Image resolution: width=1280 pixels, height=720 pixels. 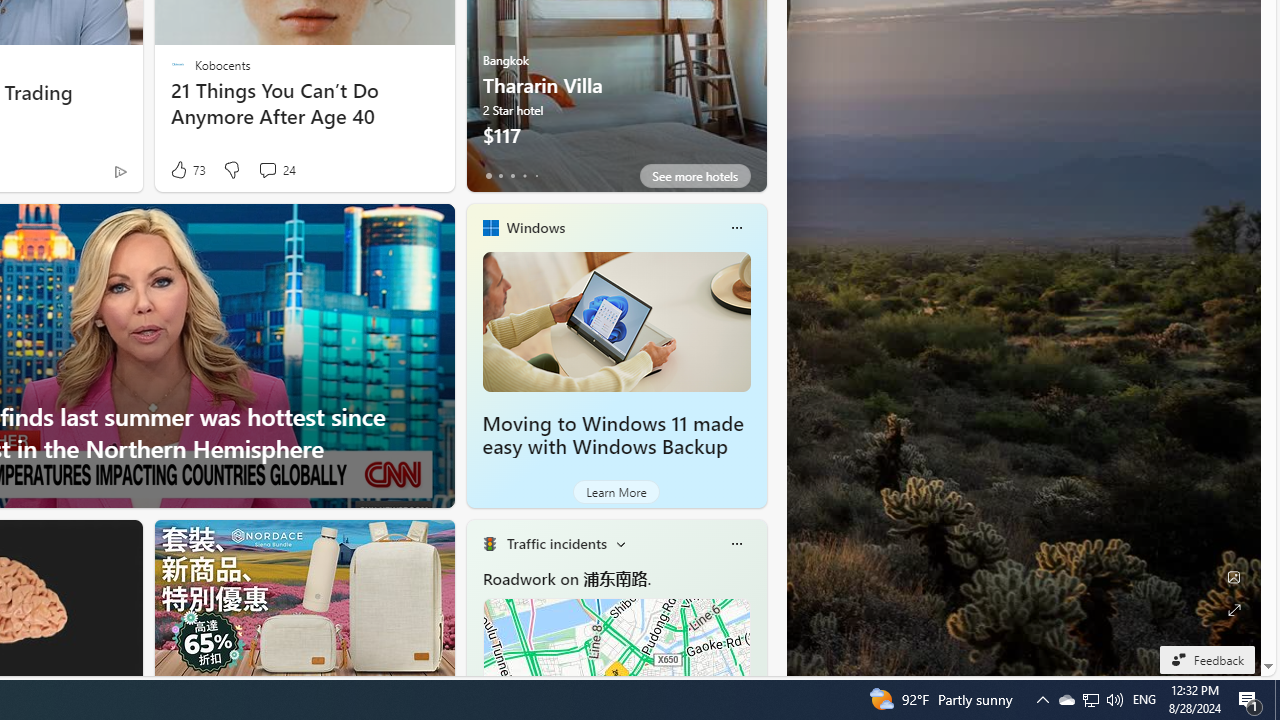 What do you see at coordinates (1232, 577) in the screenshot?
I see `'Edit Background'` at bounding box center [1232, 577].